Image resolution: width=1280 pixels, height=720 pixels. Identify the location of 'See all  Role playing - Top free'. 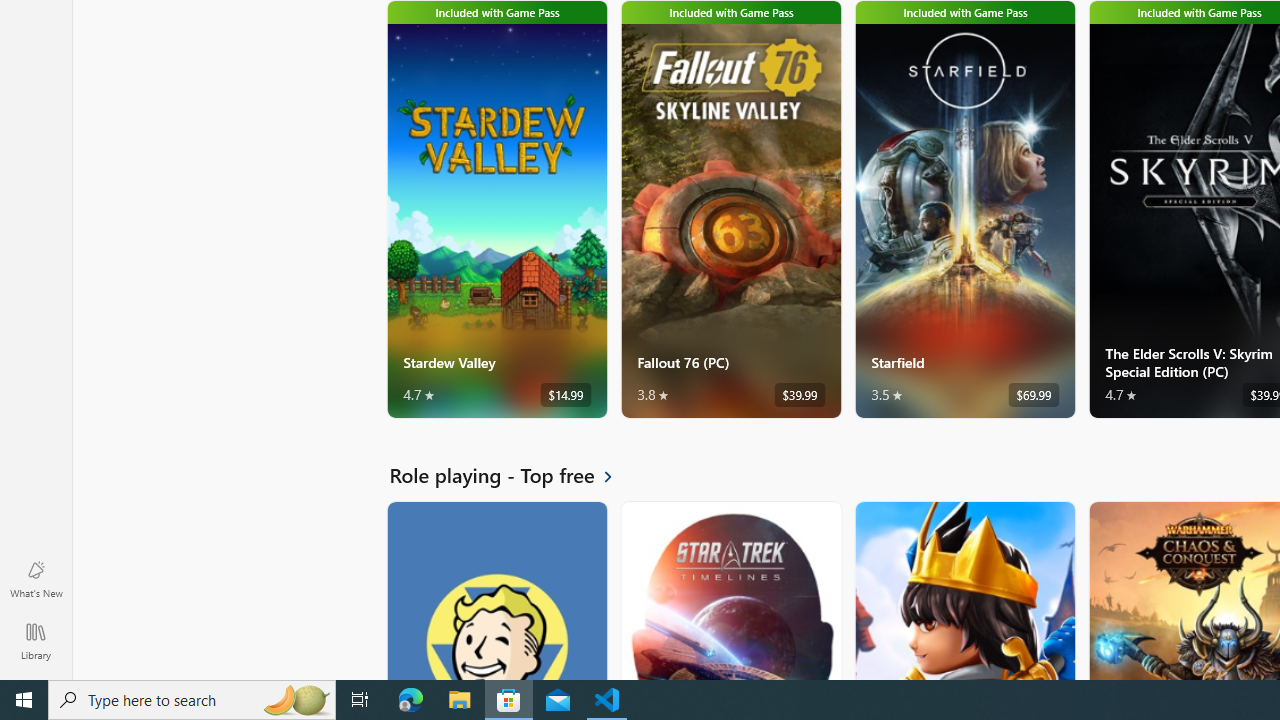
(512, 475).